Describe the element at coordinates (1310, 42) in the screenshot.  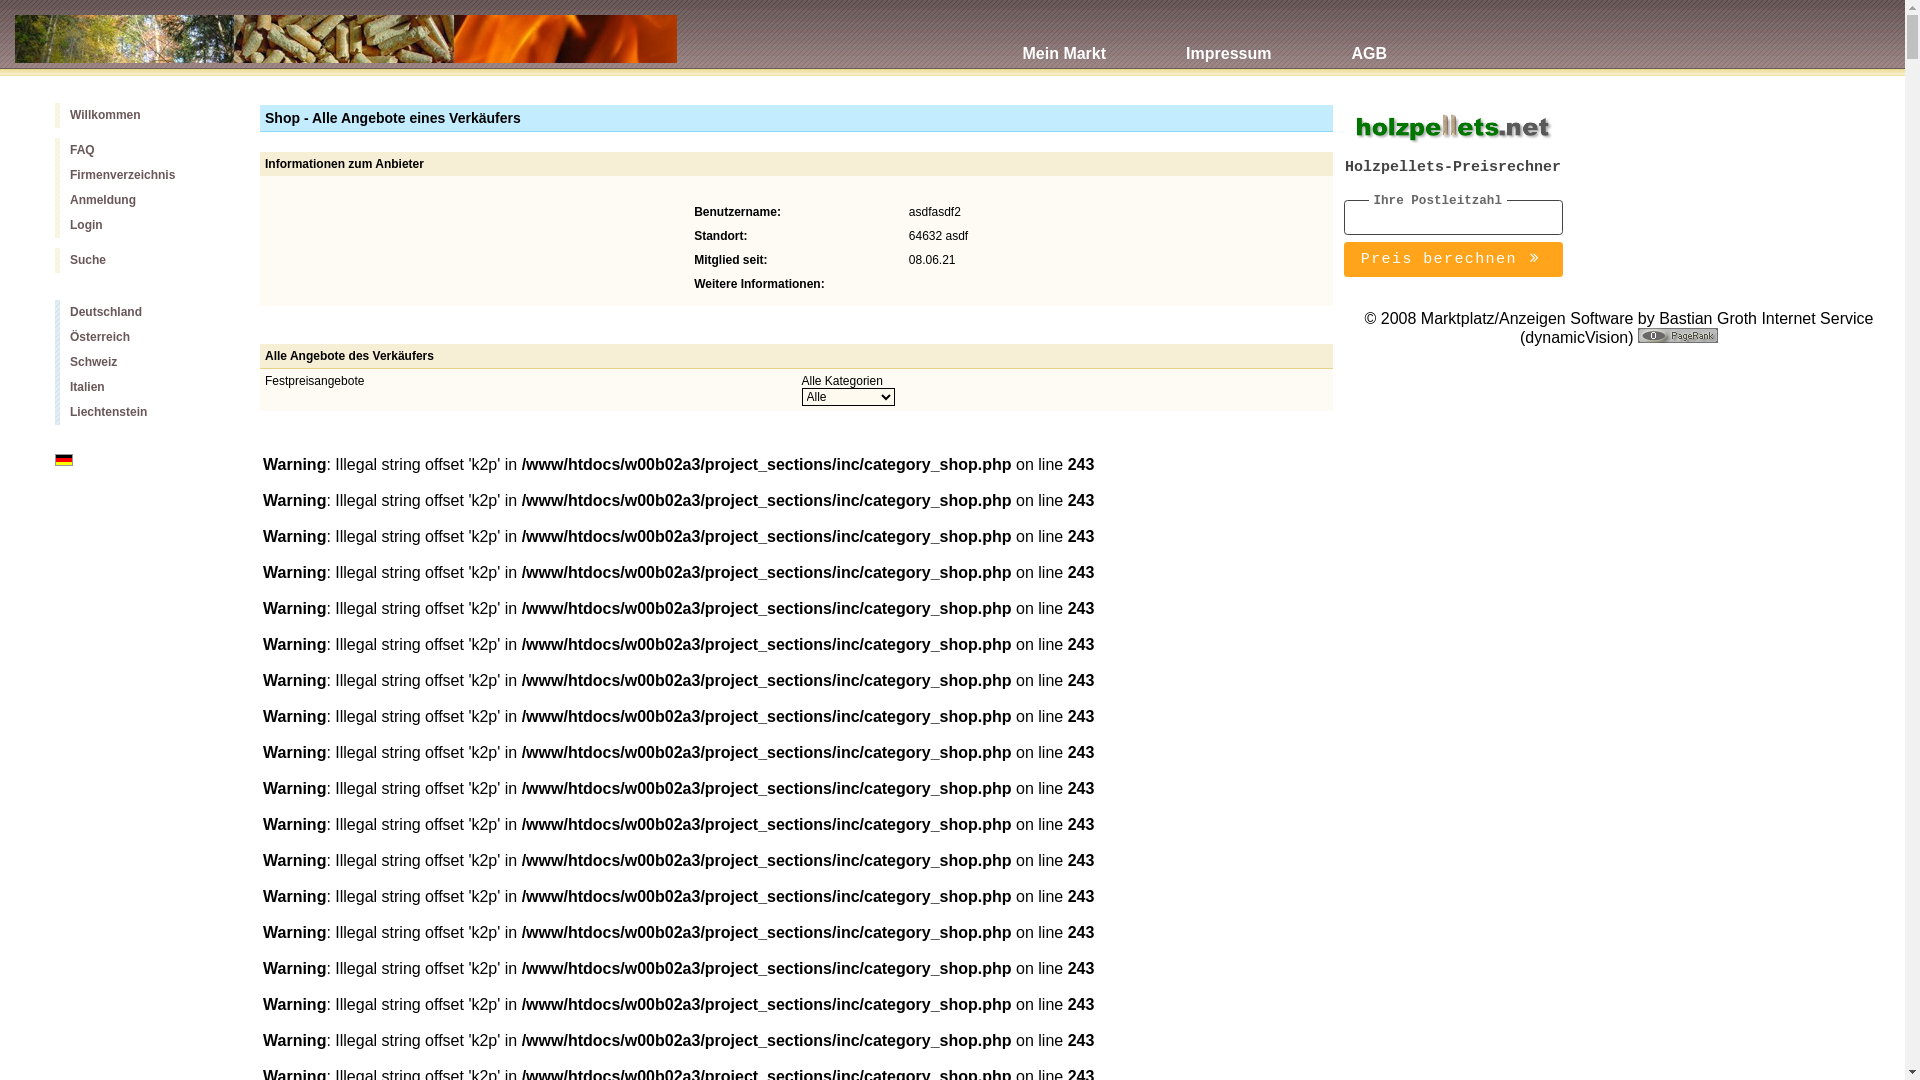
I see `'AGB'` at that location.